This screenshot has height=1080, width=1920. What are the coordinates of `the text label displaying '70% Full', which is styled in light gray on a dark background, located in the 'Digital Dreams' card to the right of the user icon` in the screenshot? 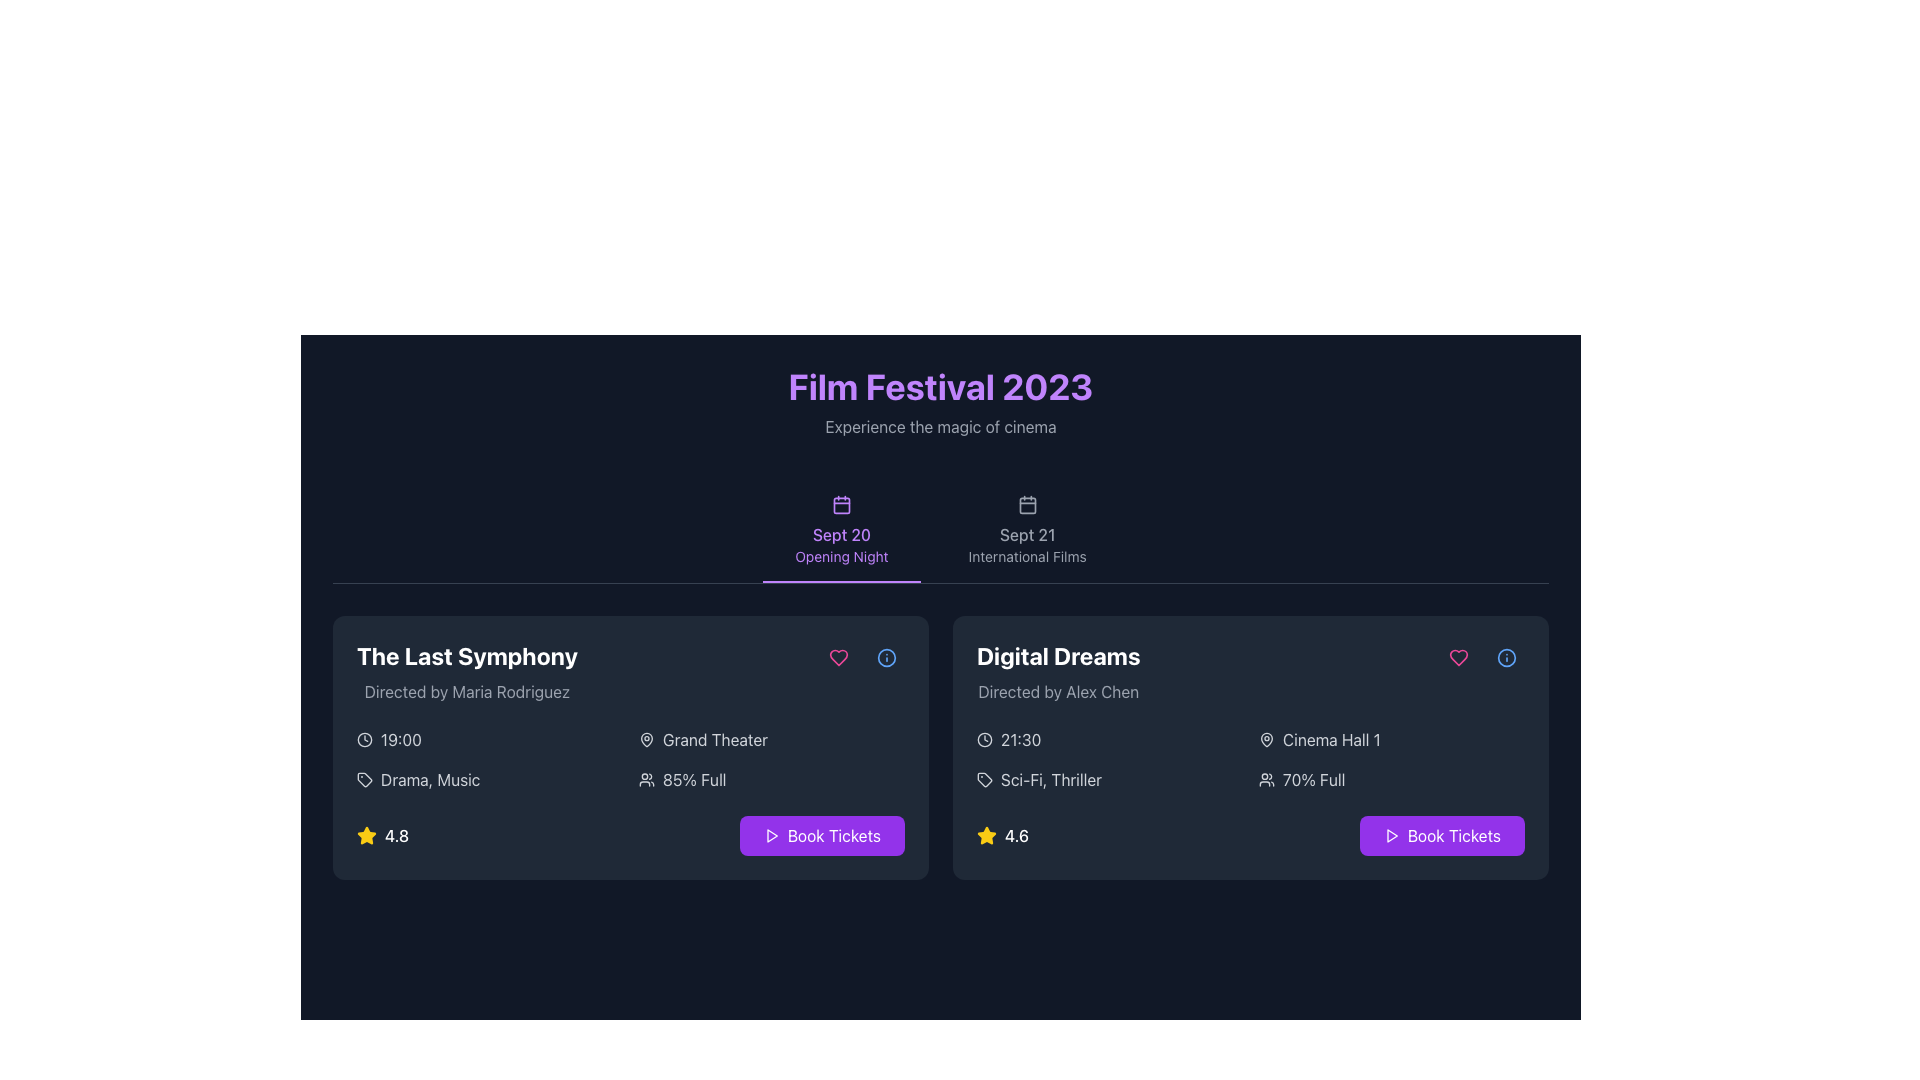 It's located at (1314, 778).